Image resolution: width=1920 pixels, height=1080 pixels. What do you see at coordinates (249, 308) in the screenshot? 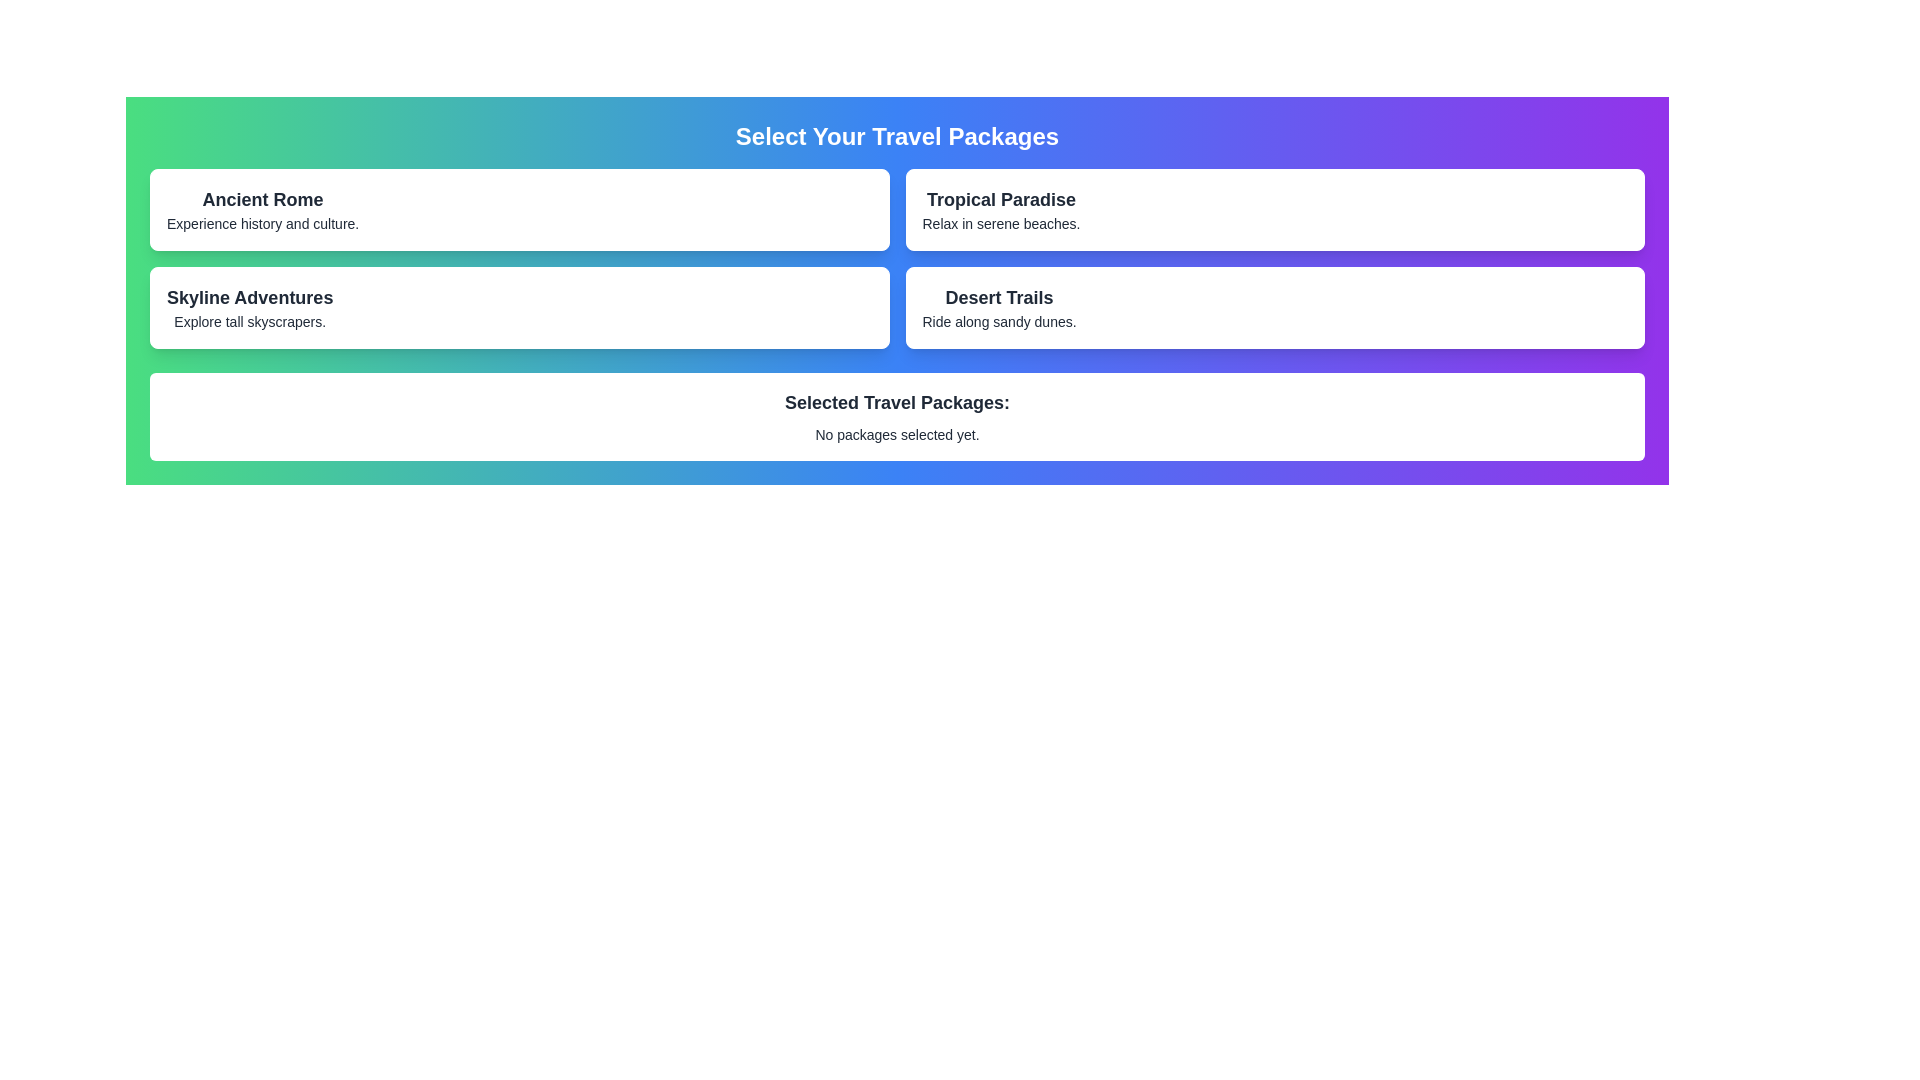
I see `the text 'Skyline Adventures' in the selectable card` at bounding box center [249, 308].